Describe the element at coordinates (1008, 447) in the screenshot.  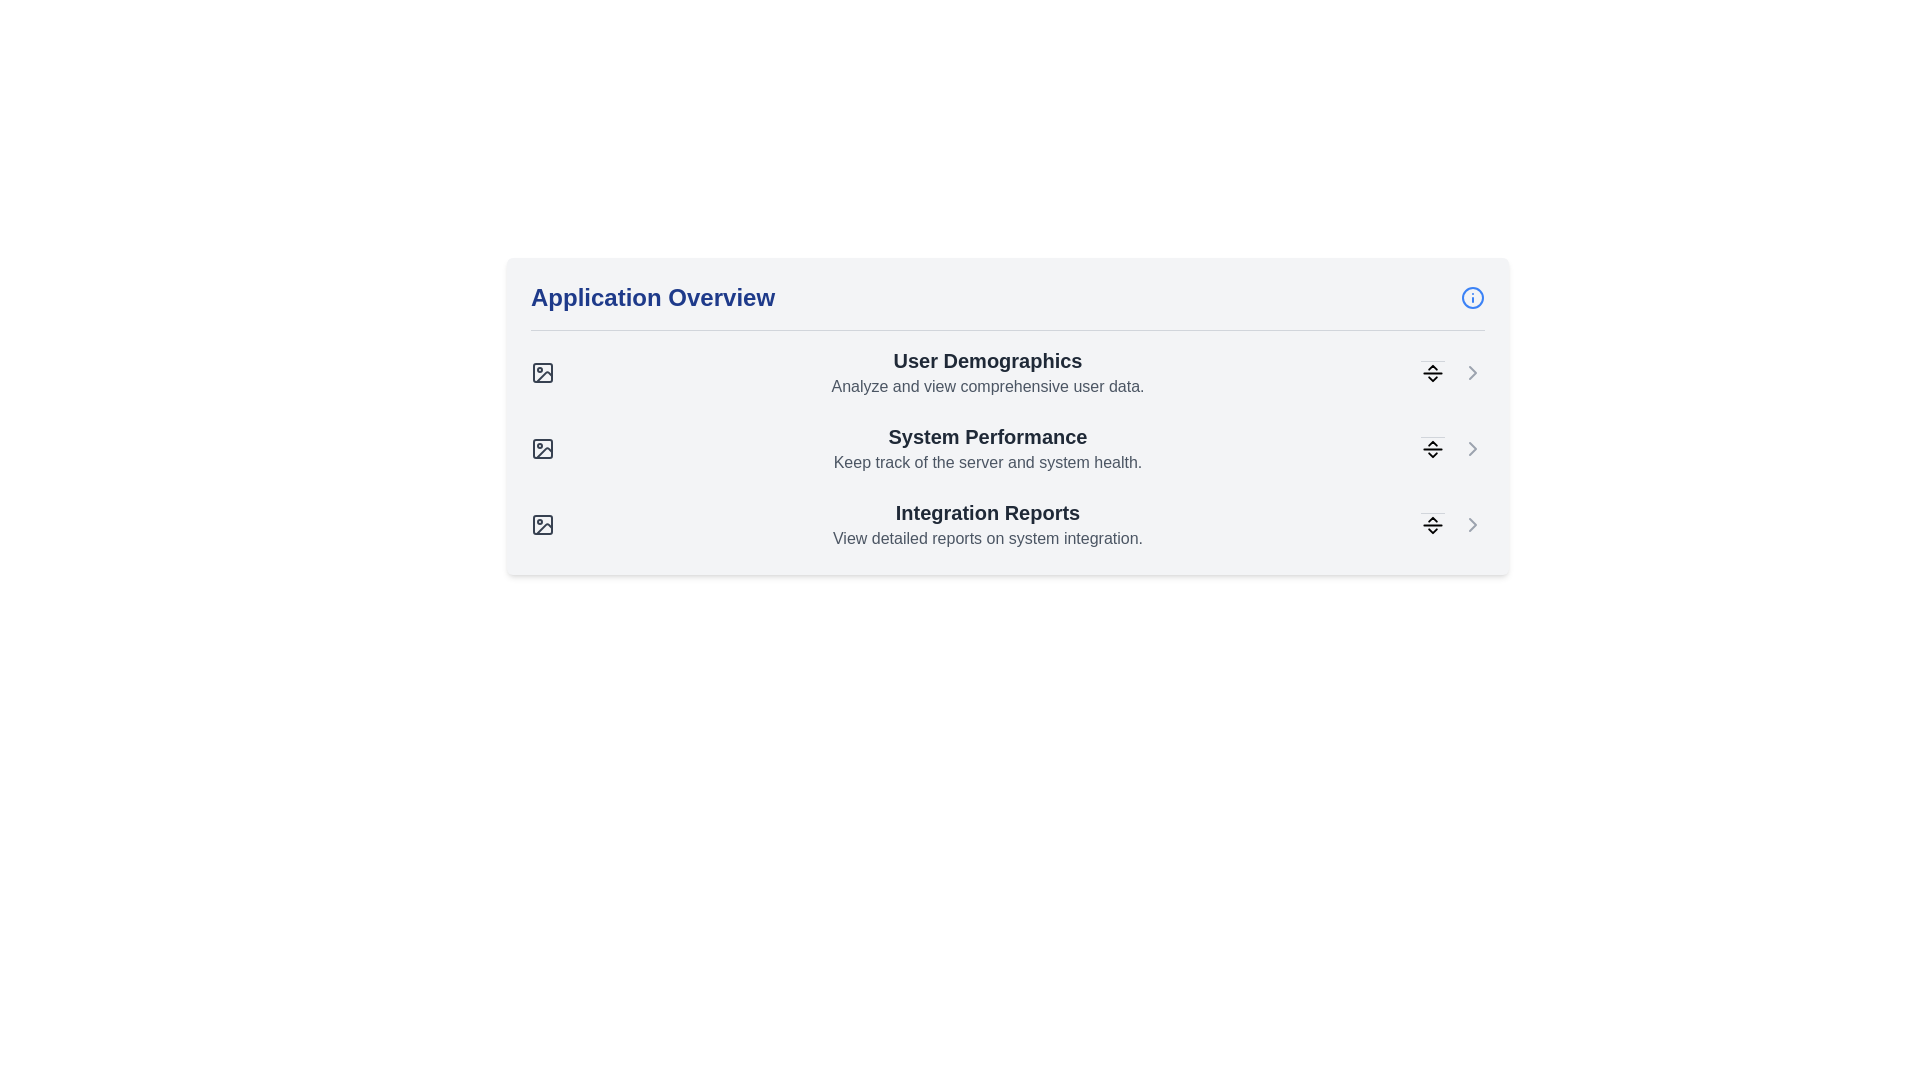
I see `the 'System Performance' information display element, which features a bold title and a subtitle` at that location.